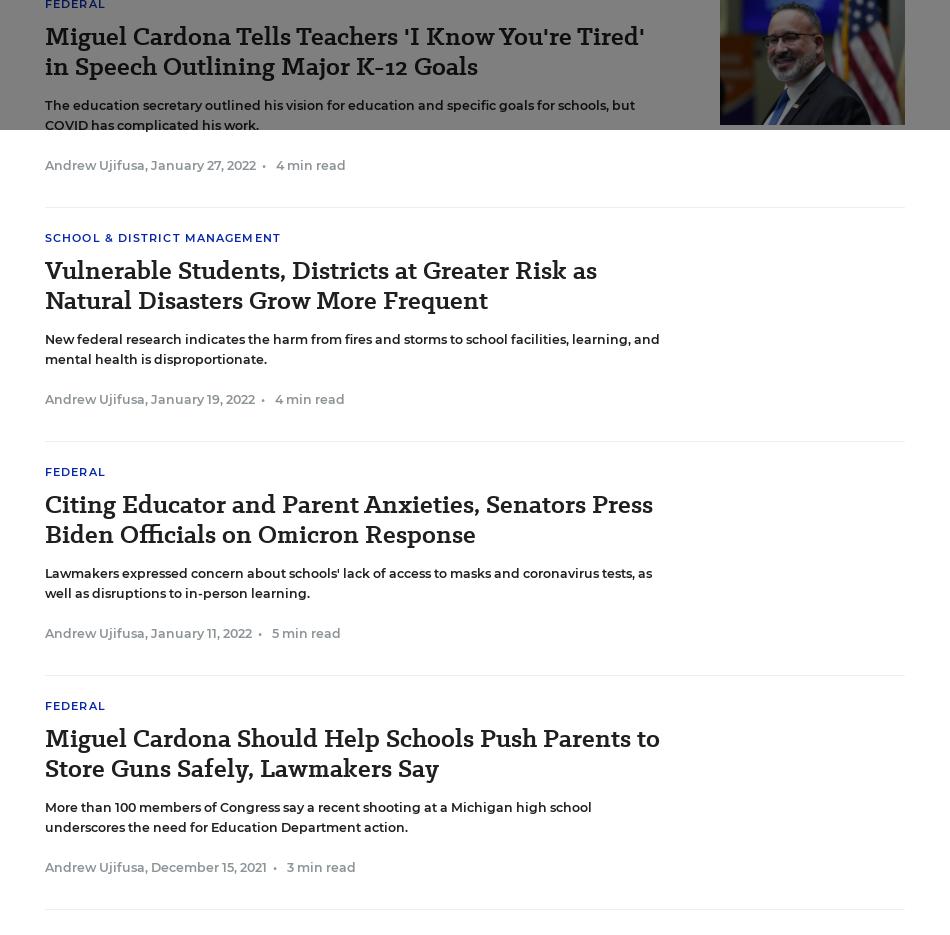  I want to click on 'Lawmakers expressed concern about schools' lack of access to masks and coronavirus tests, as well as disruptions to in-person learning.', so click(347, 583).